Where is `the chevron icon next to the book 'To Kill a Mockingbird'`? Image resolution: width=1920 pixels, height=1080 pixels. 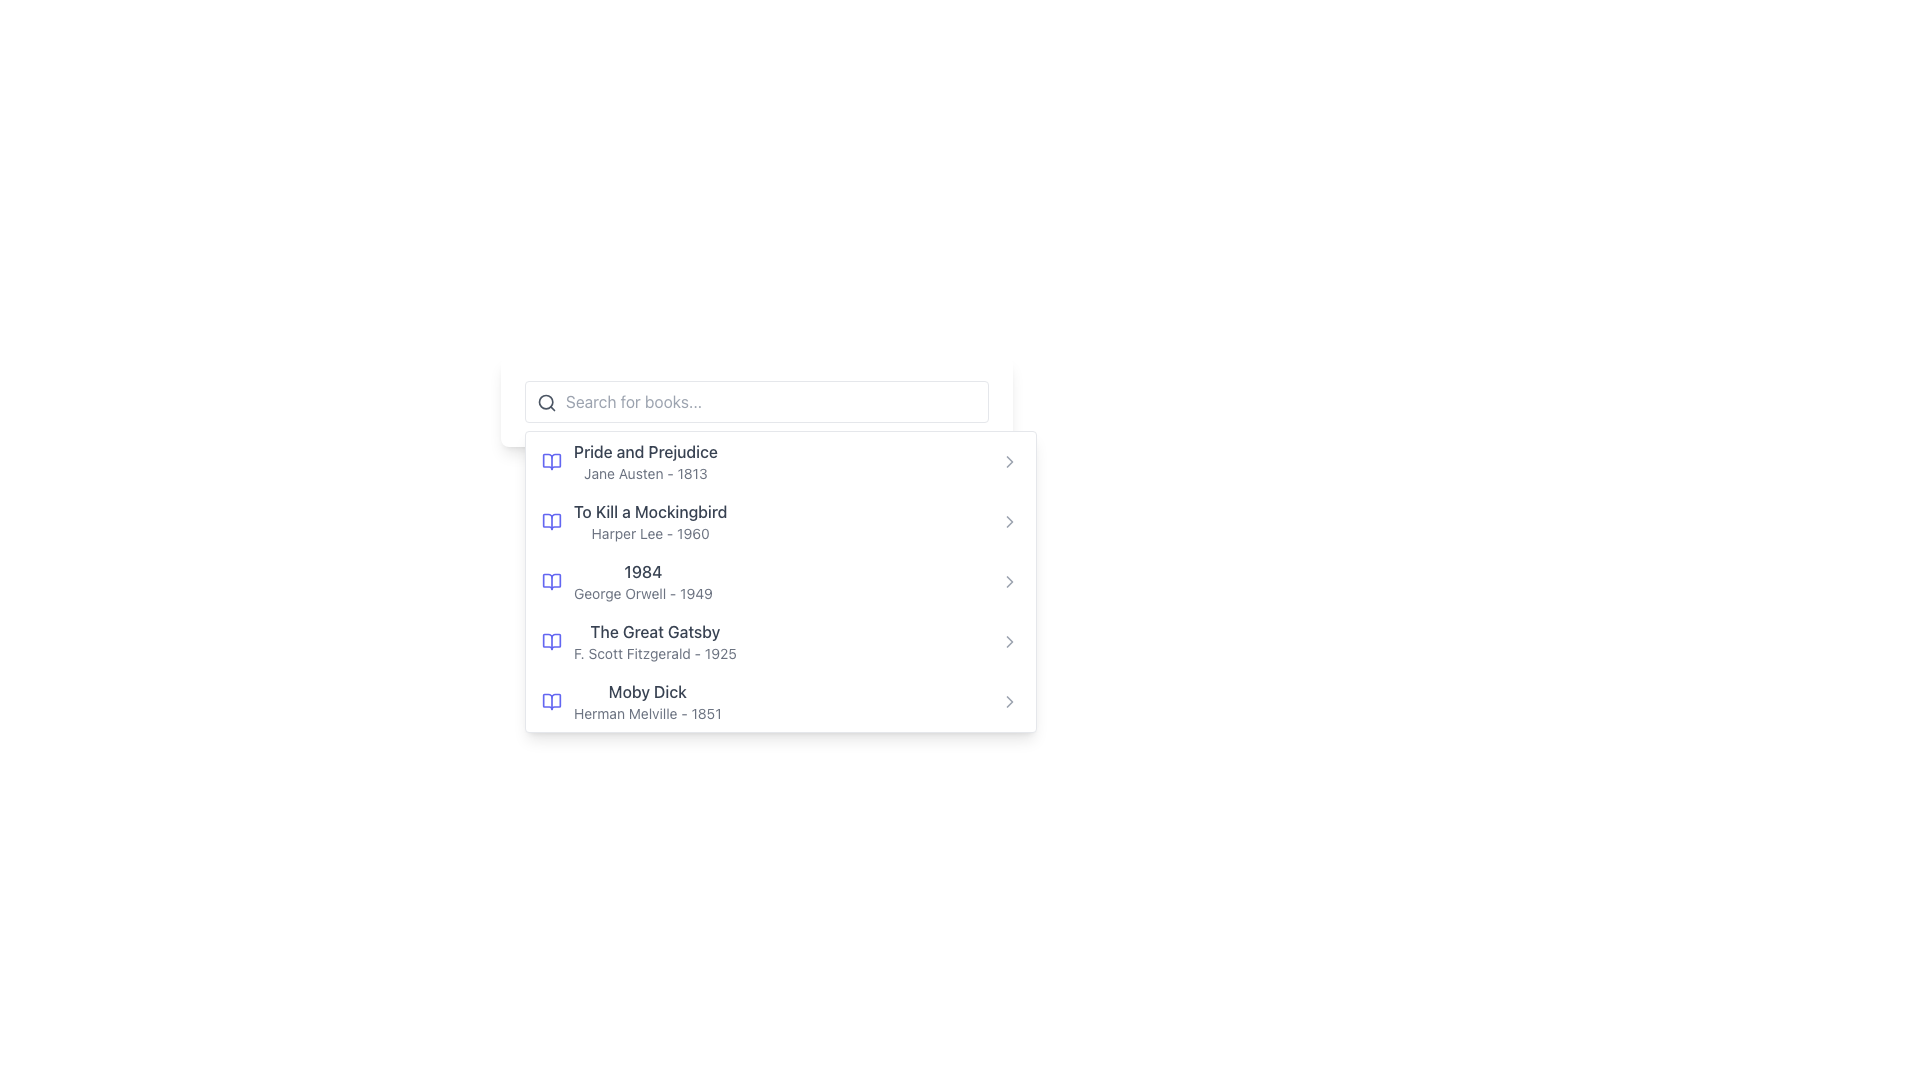 the chevron icon next to the book 'To Kill a Mockingbird' is located at coordinates (1009, 520).